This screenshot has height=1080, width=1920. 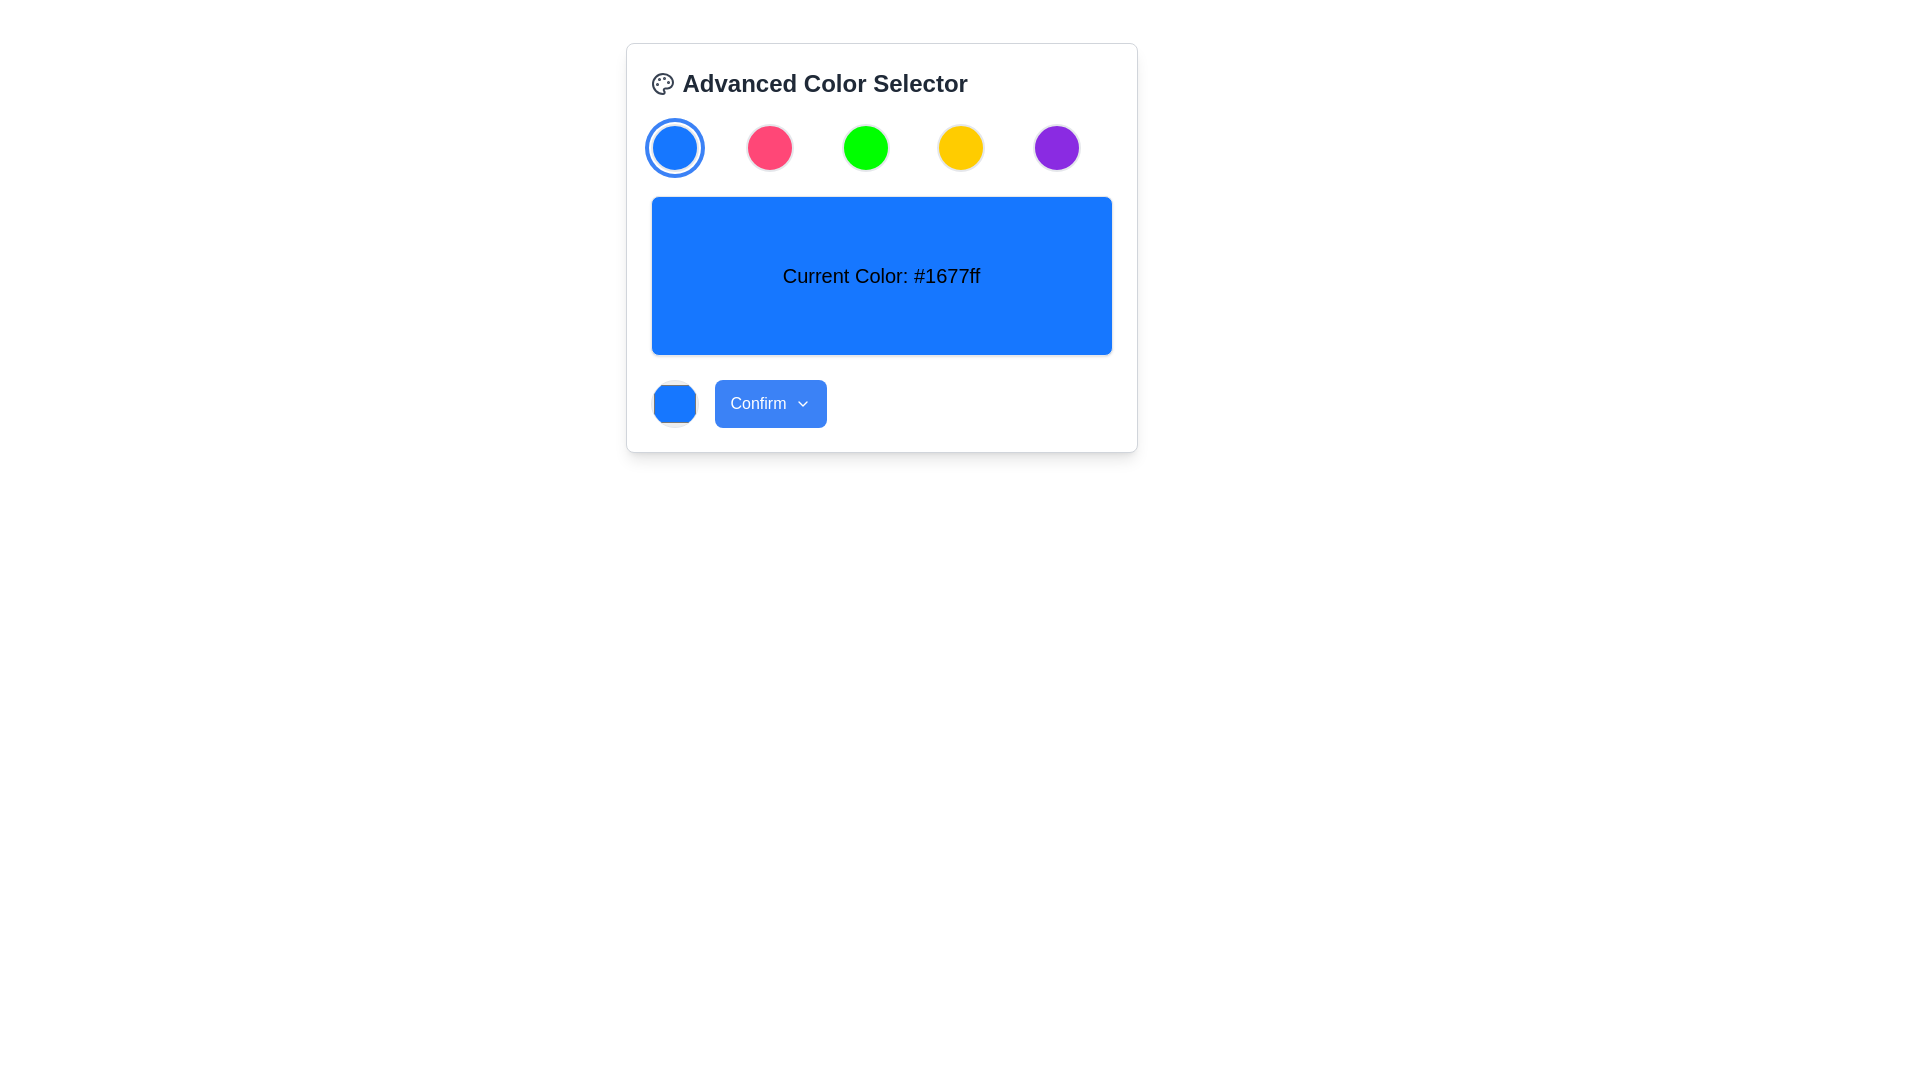 I want to click on the 'Confirm' button label using accessibility tools, so click(x=757, y=404).